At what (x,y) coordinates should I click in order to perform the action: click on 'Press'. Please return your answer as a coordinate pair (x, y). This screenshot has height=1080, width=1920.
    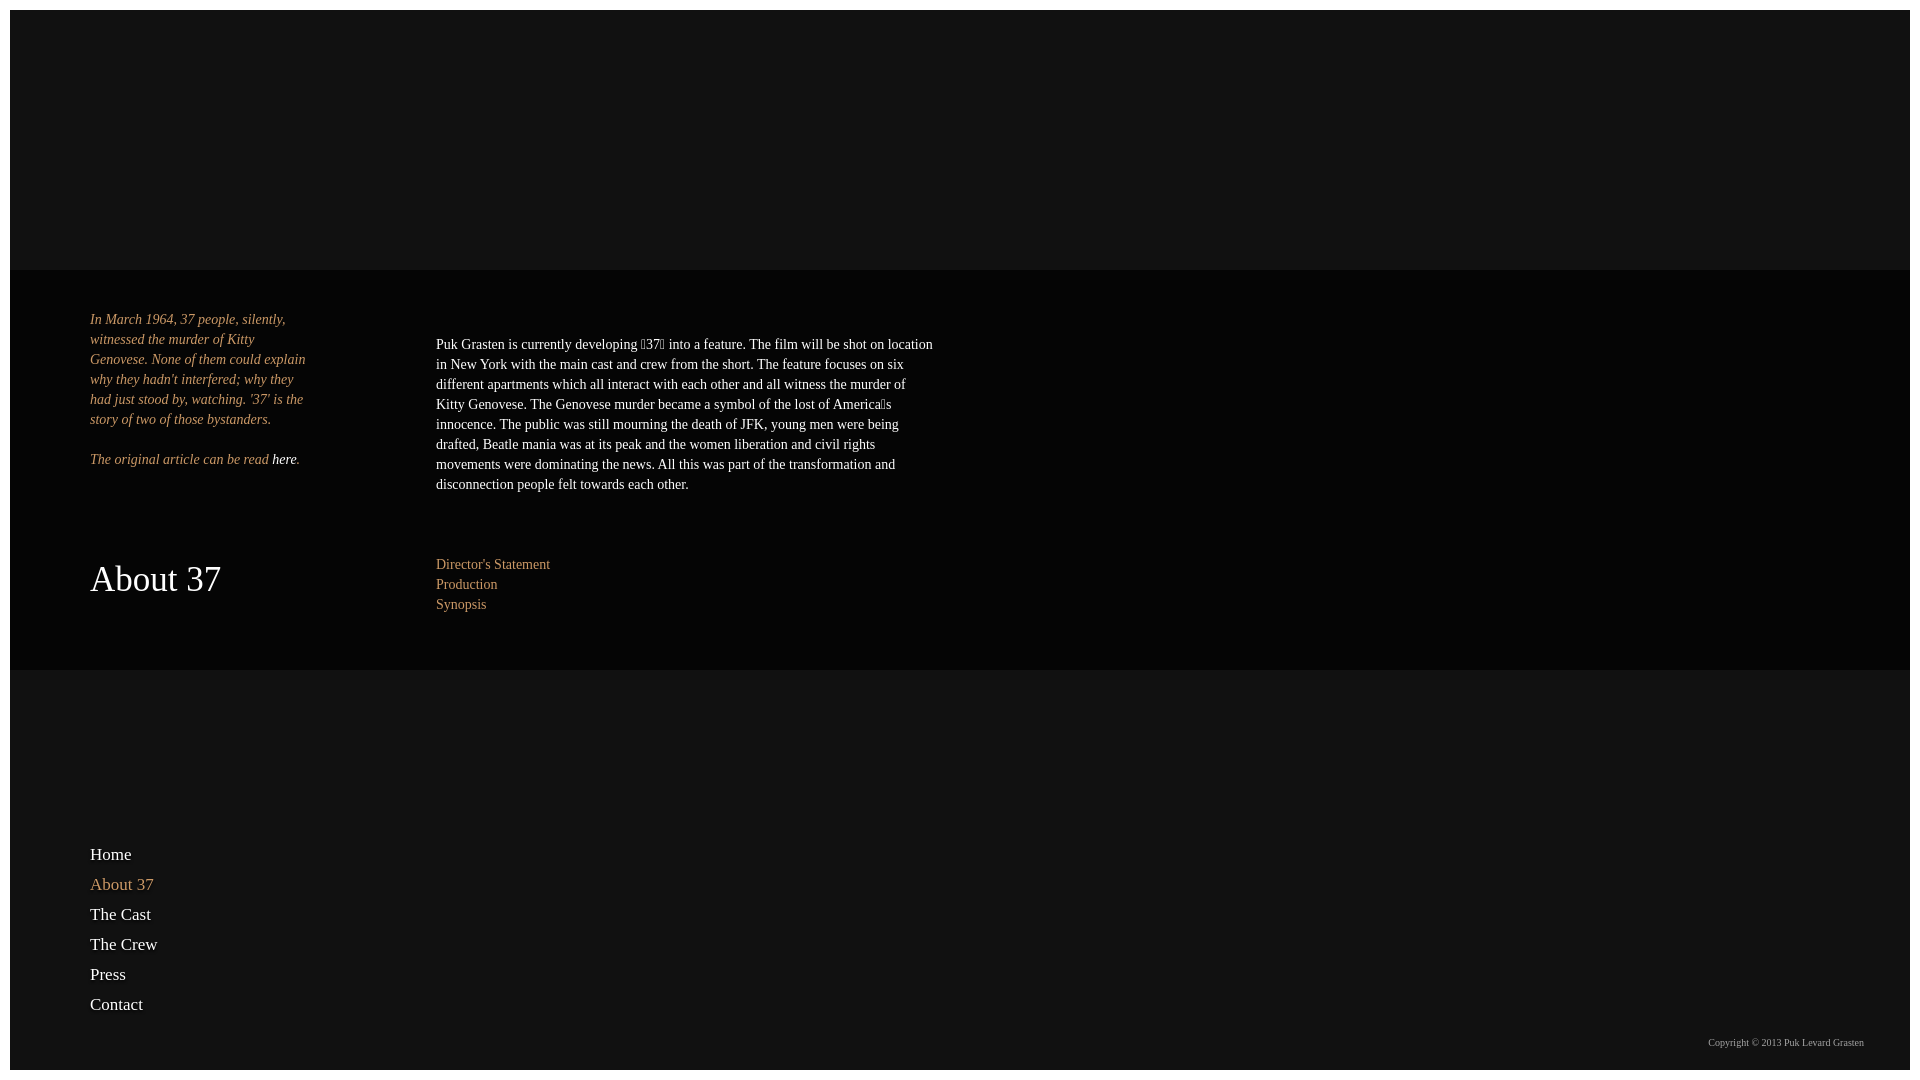
    Looking at the image, I should click on (143, 974).